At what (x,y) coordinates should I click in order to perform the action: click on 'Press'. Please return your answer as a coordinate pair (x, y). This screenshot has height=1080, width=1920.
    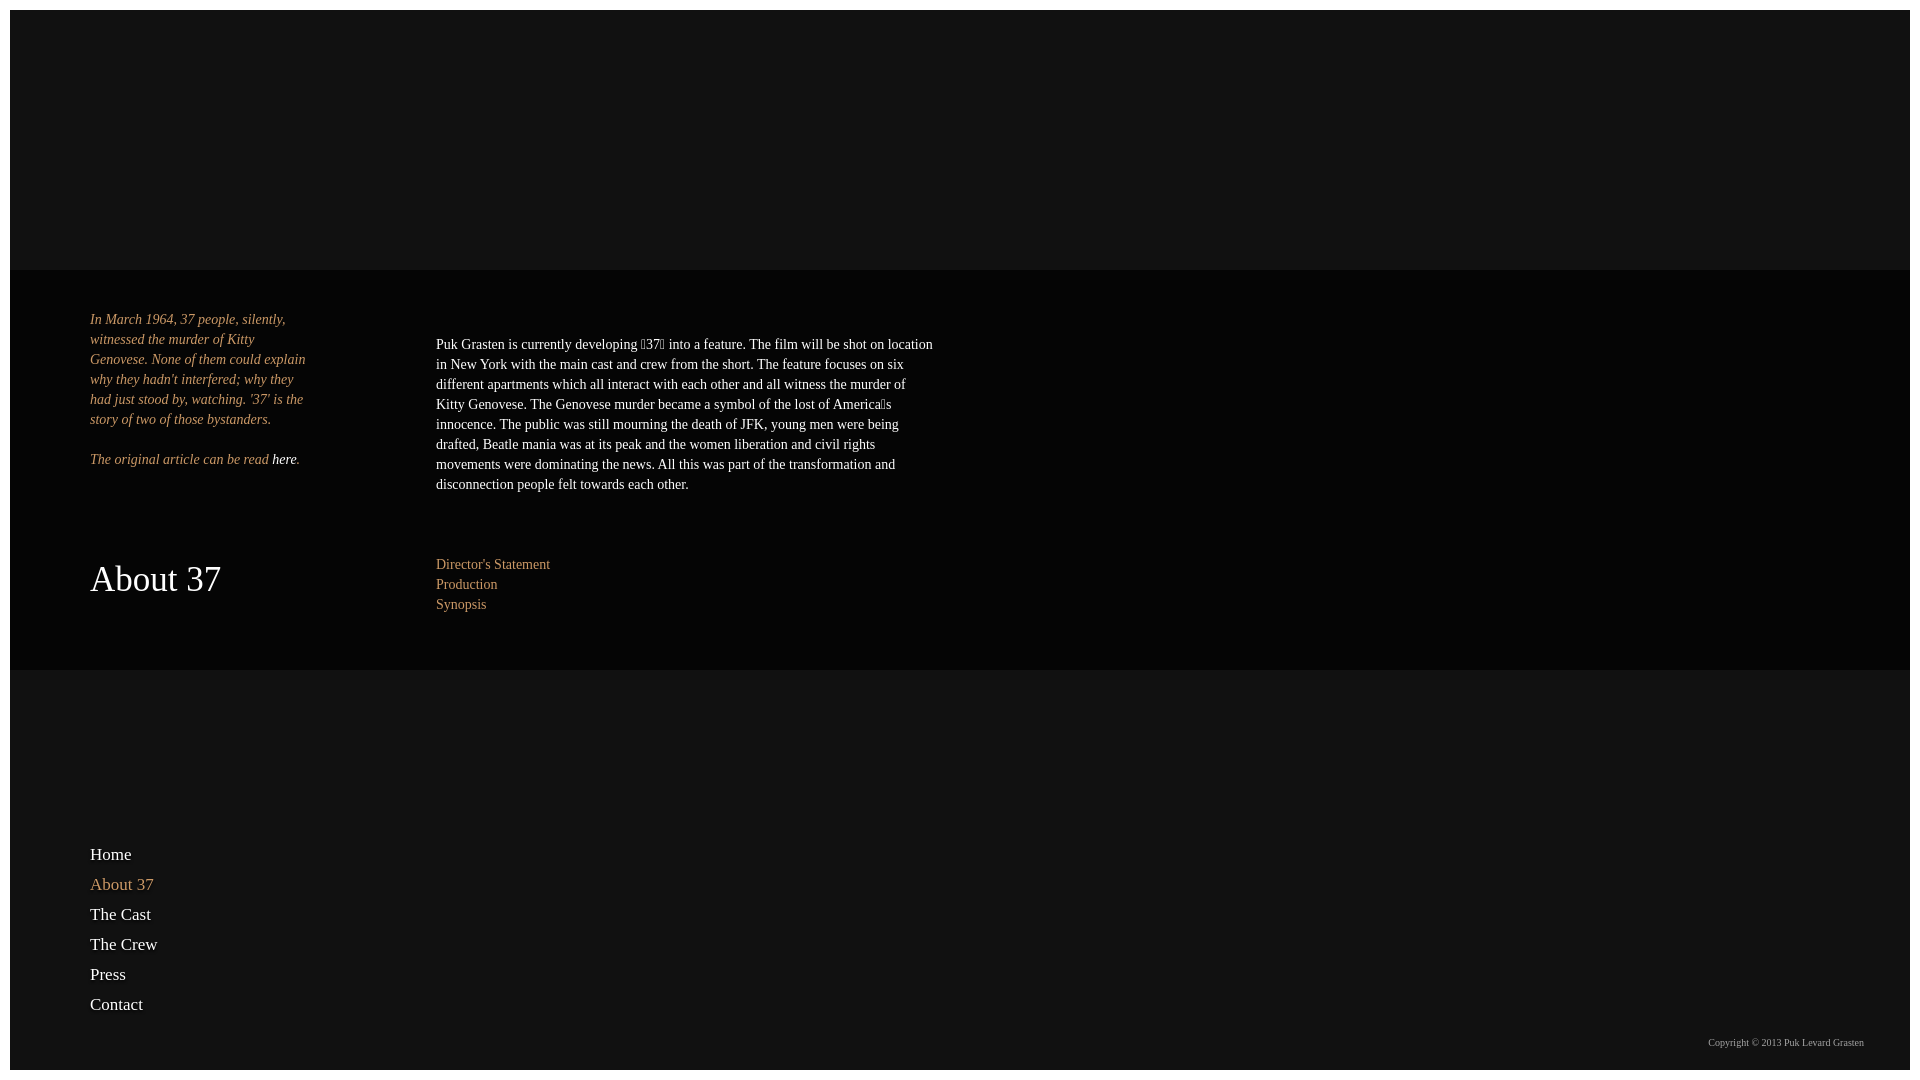
    Looking at the image, I should click on (143, 974).